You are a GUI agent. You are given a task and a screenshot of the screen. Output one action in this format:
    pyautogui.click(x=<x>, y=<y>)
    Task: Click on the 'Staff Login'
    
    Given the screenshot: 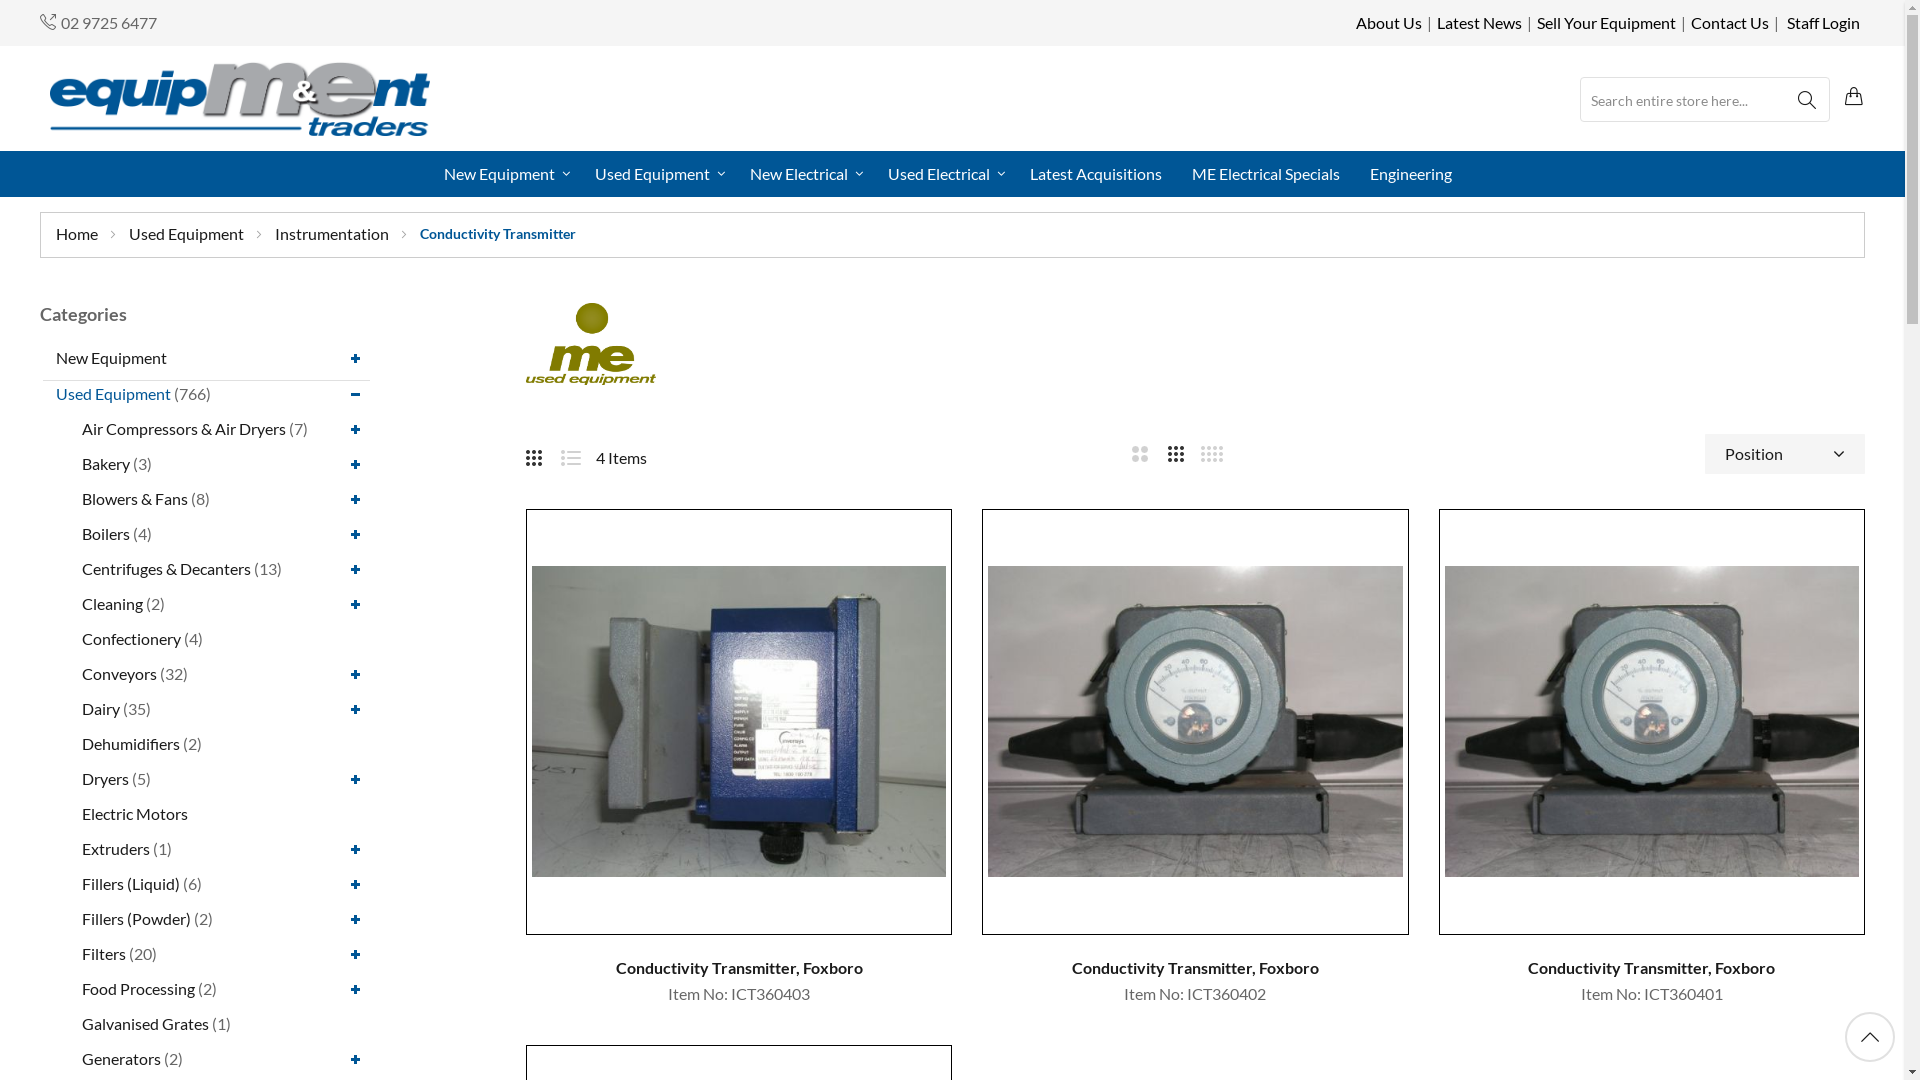 What is the action you would take?
    pyautogui.click(x=1786, y=22)
    